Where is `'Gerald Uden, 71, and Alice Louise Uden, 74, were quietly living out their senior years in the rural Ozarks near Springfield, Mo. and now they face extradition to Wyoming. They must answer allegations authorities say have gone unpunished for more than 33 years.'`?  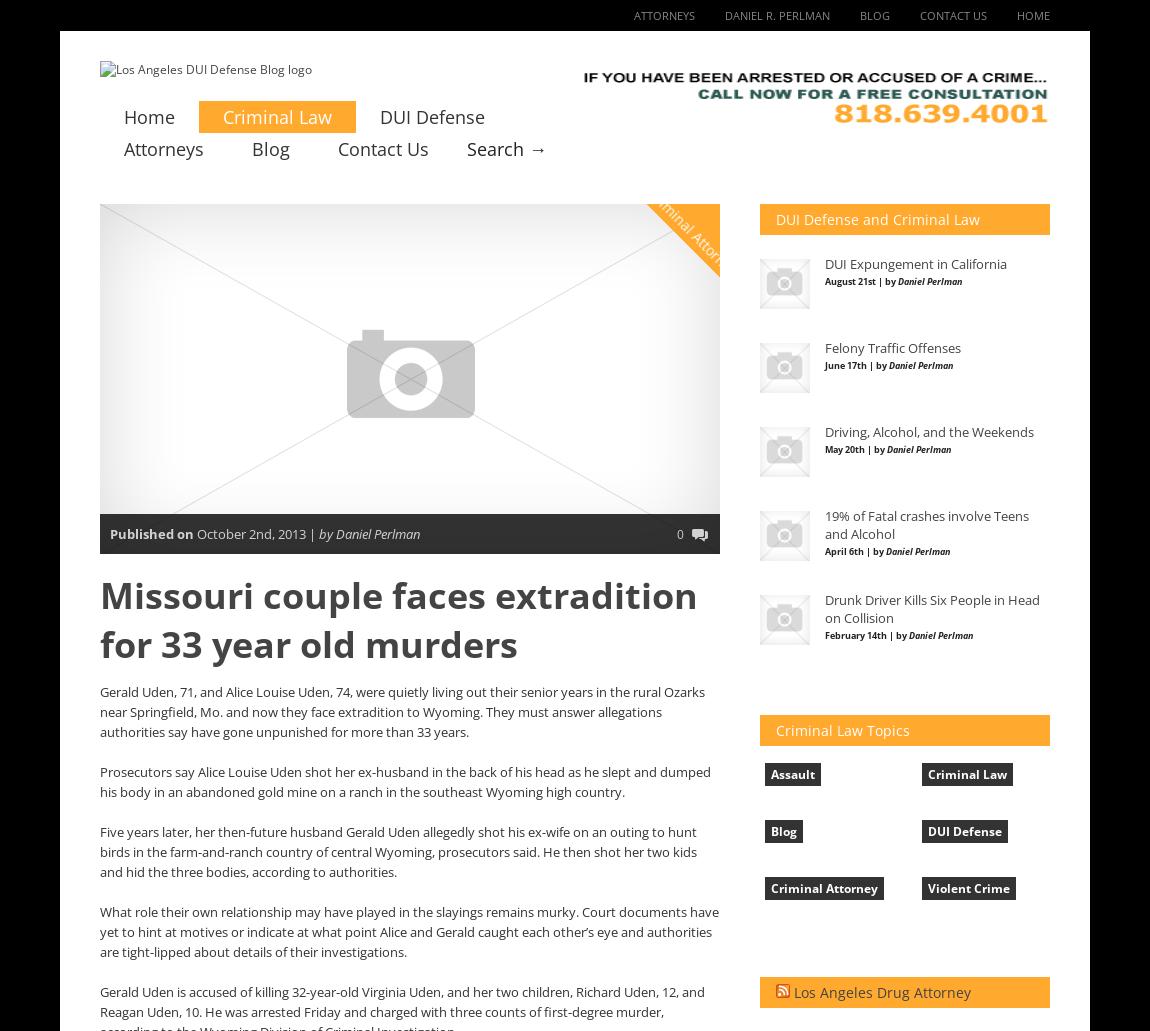
'Gerald Uden, 71, and Alice Louise Uden, 74, were quietly living out their senior years in the rural Ozarks near Springfield, Mo. and now they face extradition to Wyoming. They must answer allegations authorities say have gone unpunished for more than 33 years.' is located at coordinates (402, 712).